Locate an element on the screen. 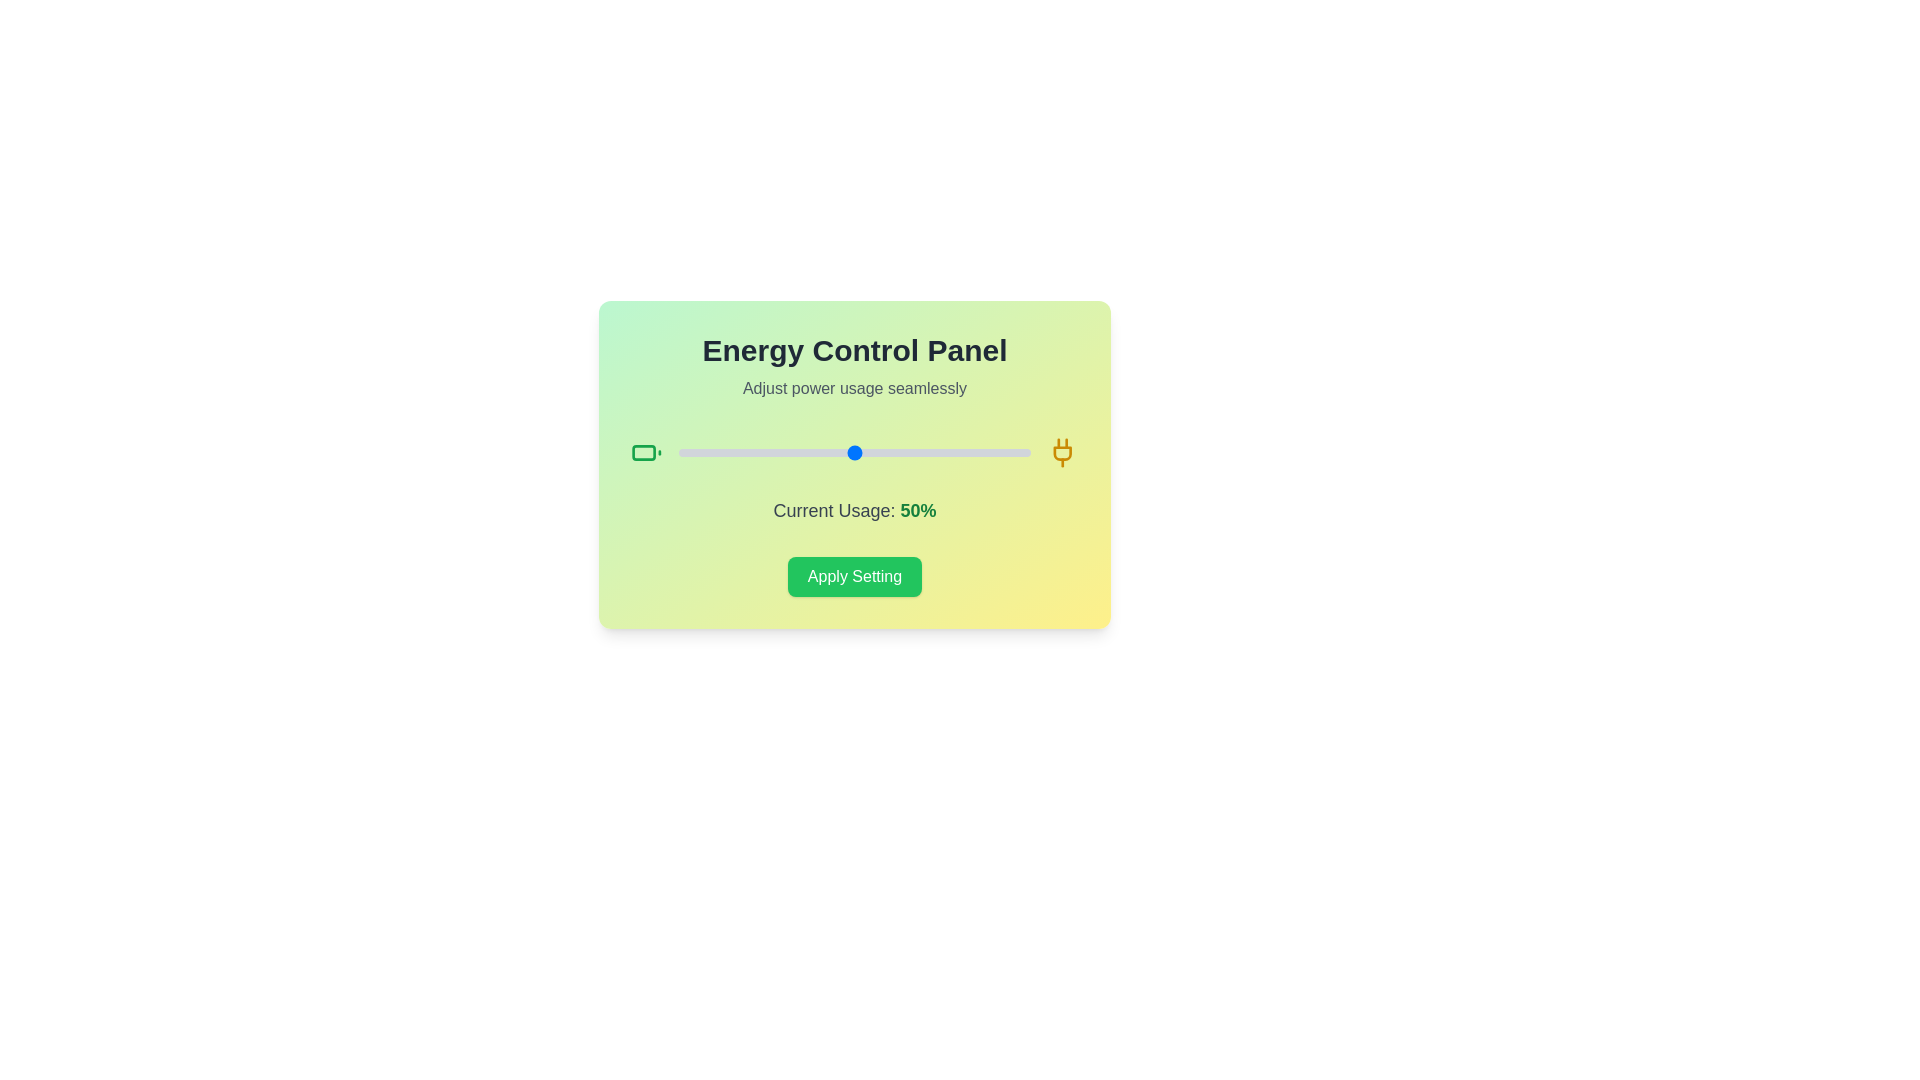 The width and height of the screenshot is (1920, 1080). the non-interactive label displaying the current usage percentage ('Current Usage: 50%') located in the center-bottom area of the Energy Control Panel is located at coordinates (917, 509).